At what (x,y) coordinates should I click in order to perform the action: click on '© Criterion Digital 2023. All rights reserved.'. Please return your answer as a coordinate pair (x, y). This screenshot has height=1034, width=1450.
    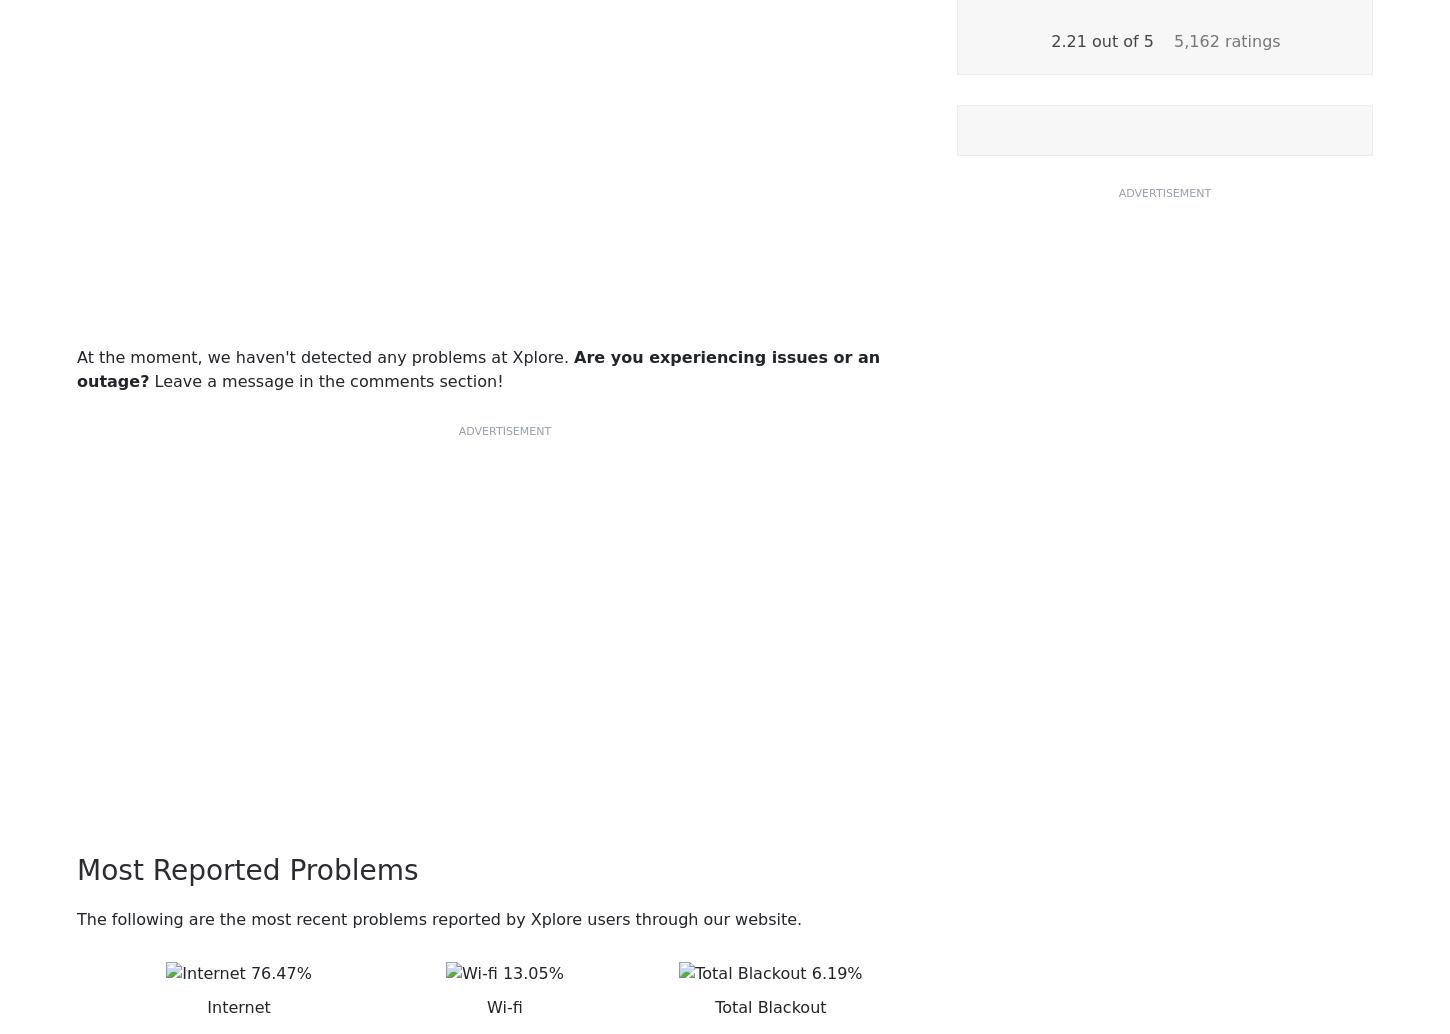
    Looking at the image, I should click on (723, 949).